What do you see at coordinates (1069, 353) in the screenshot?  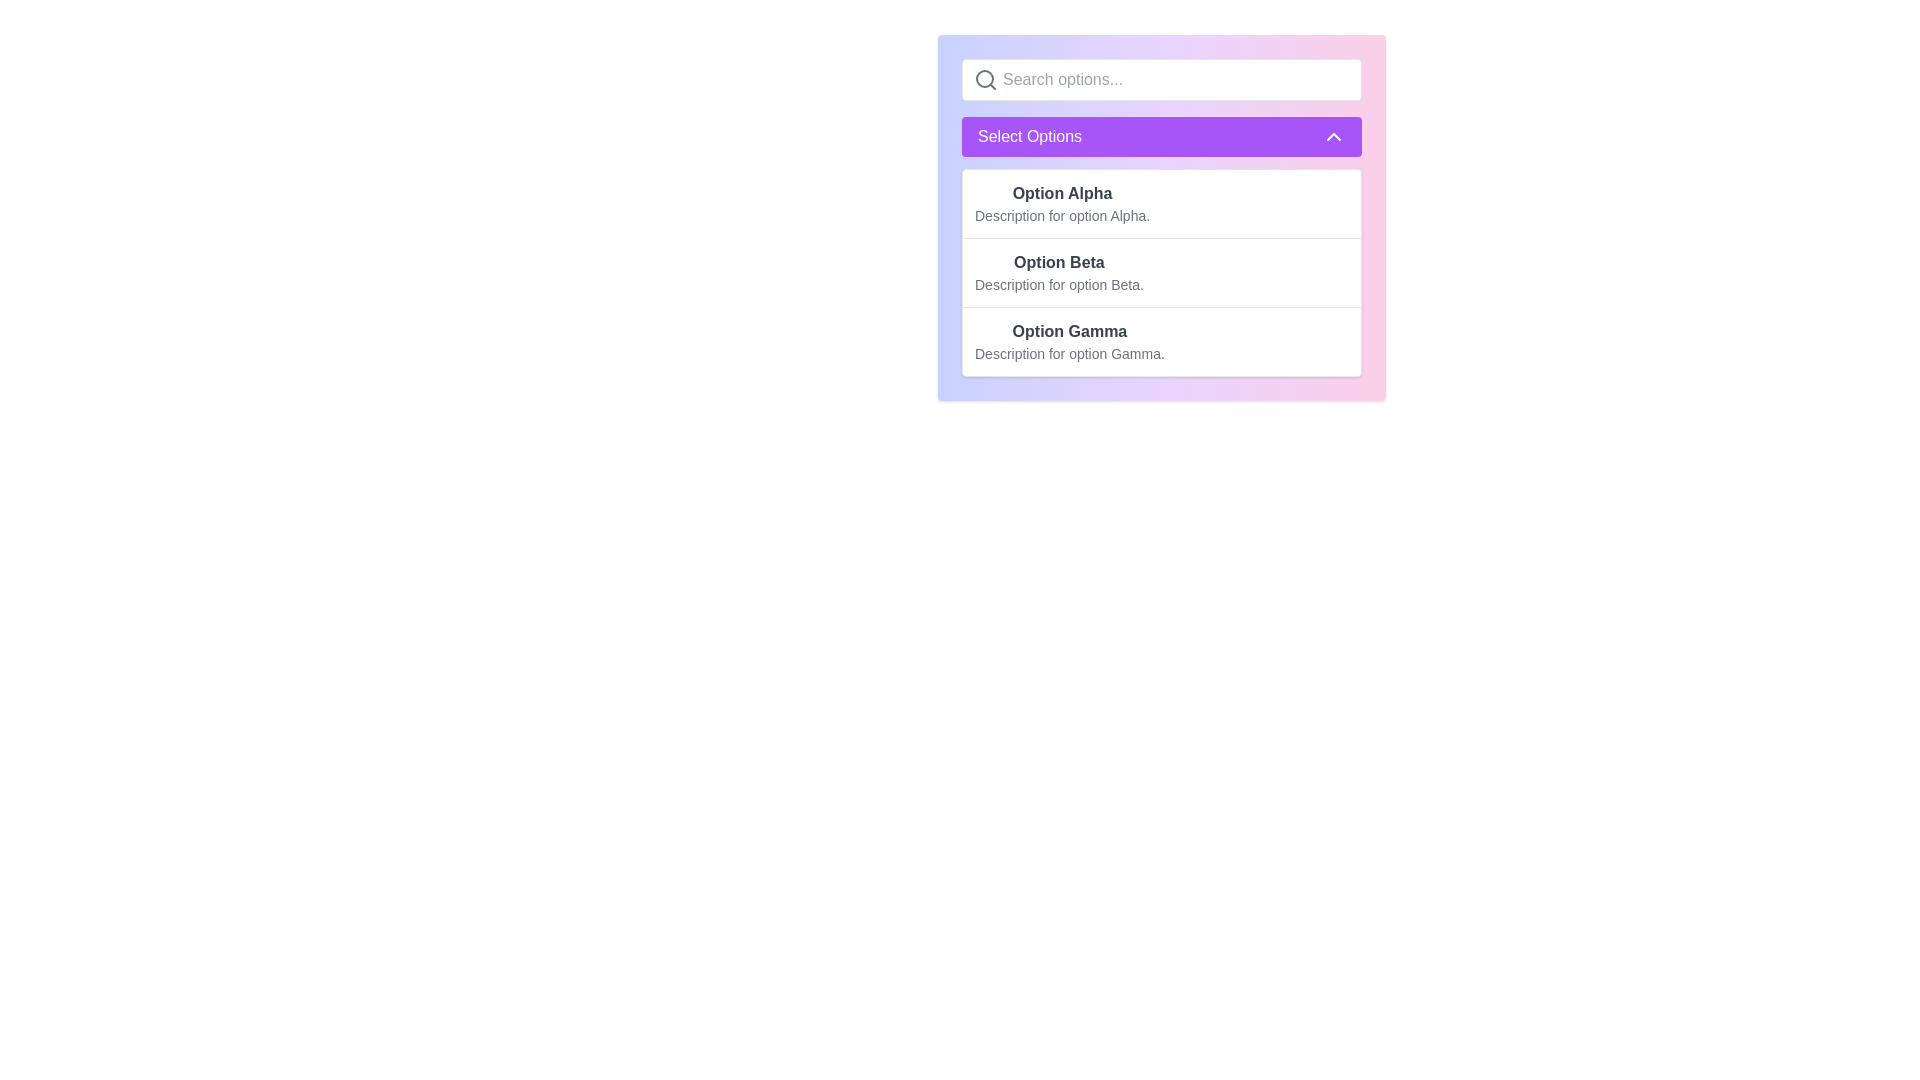 I see `the text label element reading 'Description for option Gamma.' located under the title 'Option Gamma' in the dropdown list` at bounding box center [1069, 353].